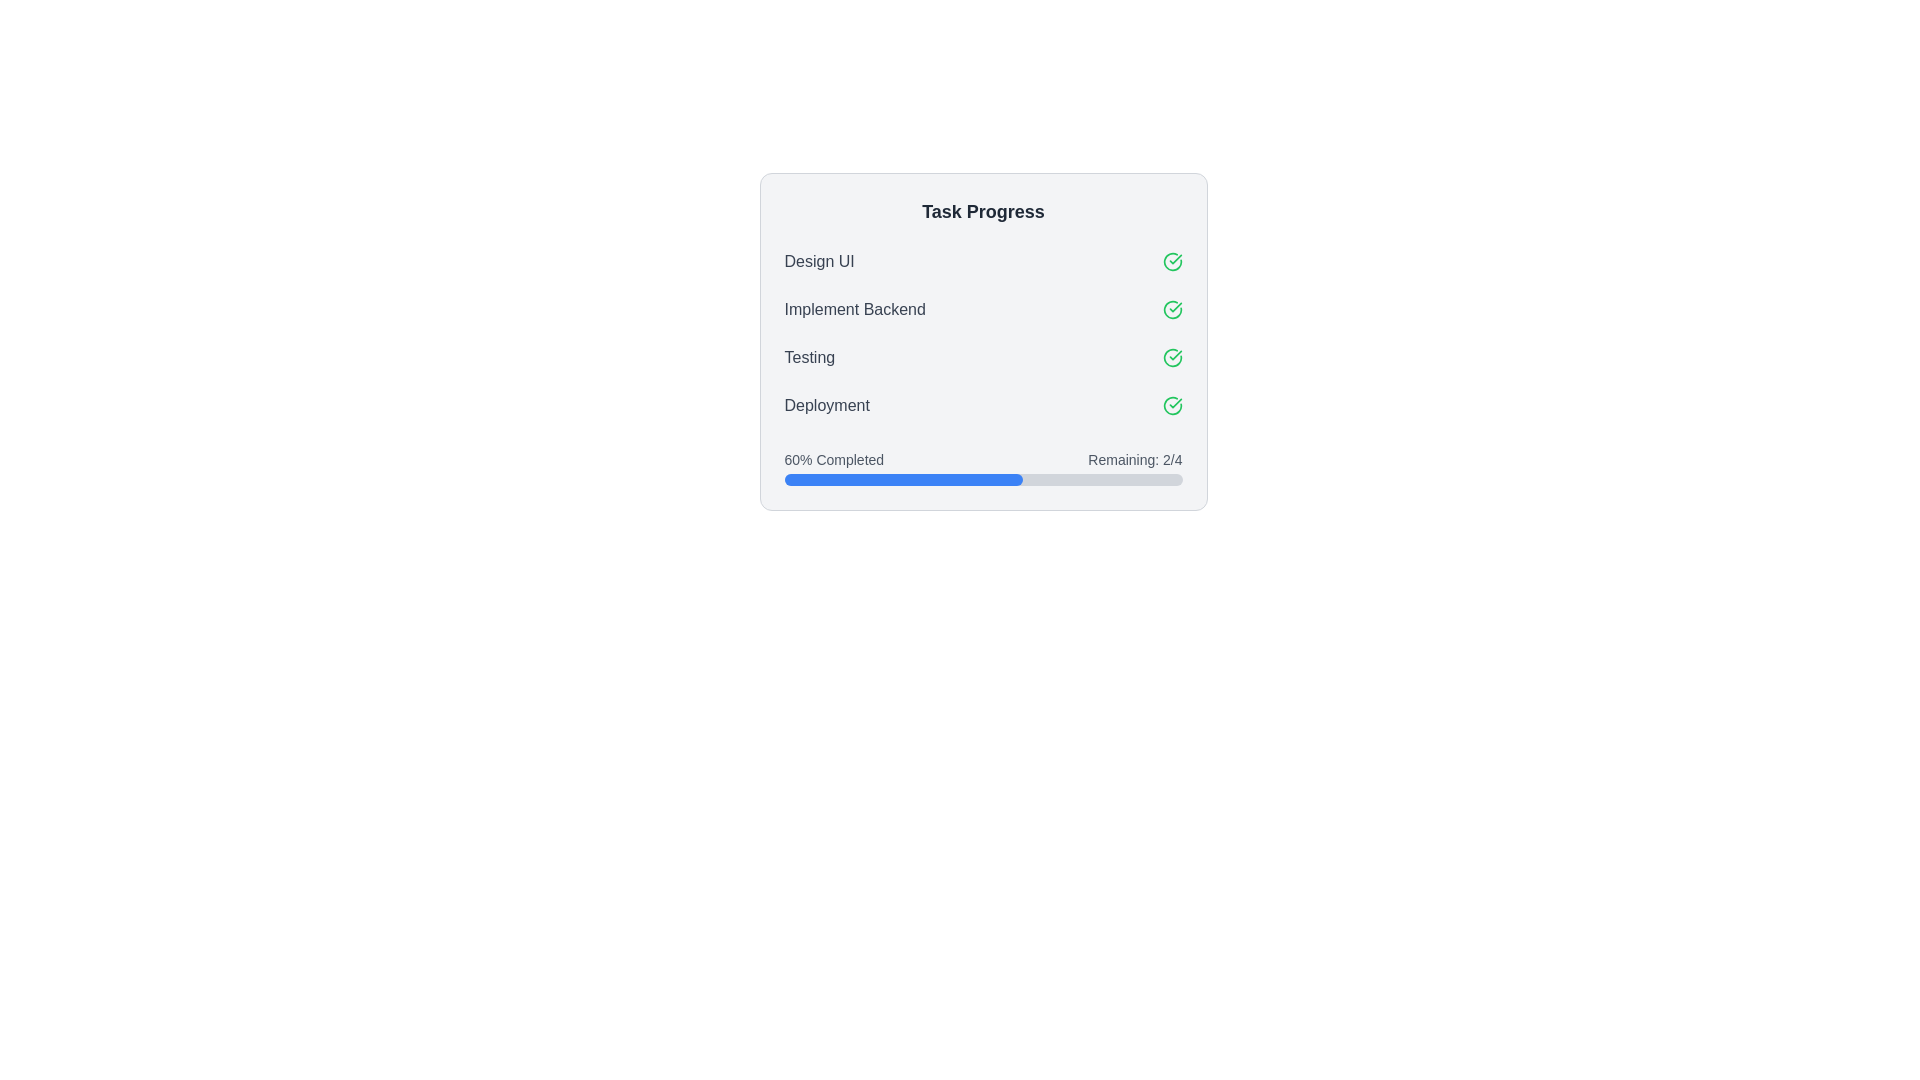 Image resolution: width=1920 pixels, height=1080 pixels. What do you see at coordinates (855, 309) in the screenshot?
I see `the text label reading 'Implement Backend', which is the second item` at bounding box center [855, 309].